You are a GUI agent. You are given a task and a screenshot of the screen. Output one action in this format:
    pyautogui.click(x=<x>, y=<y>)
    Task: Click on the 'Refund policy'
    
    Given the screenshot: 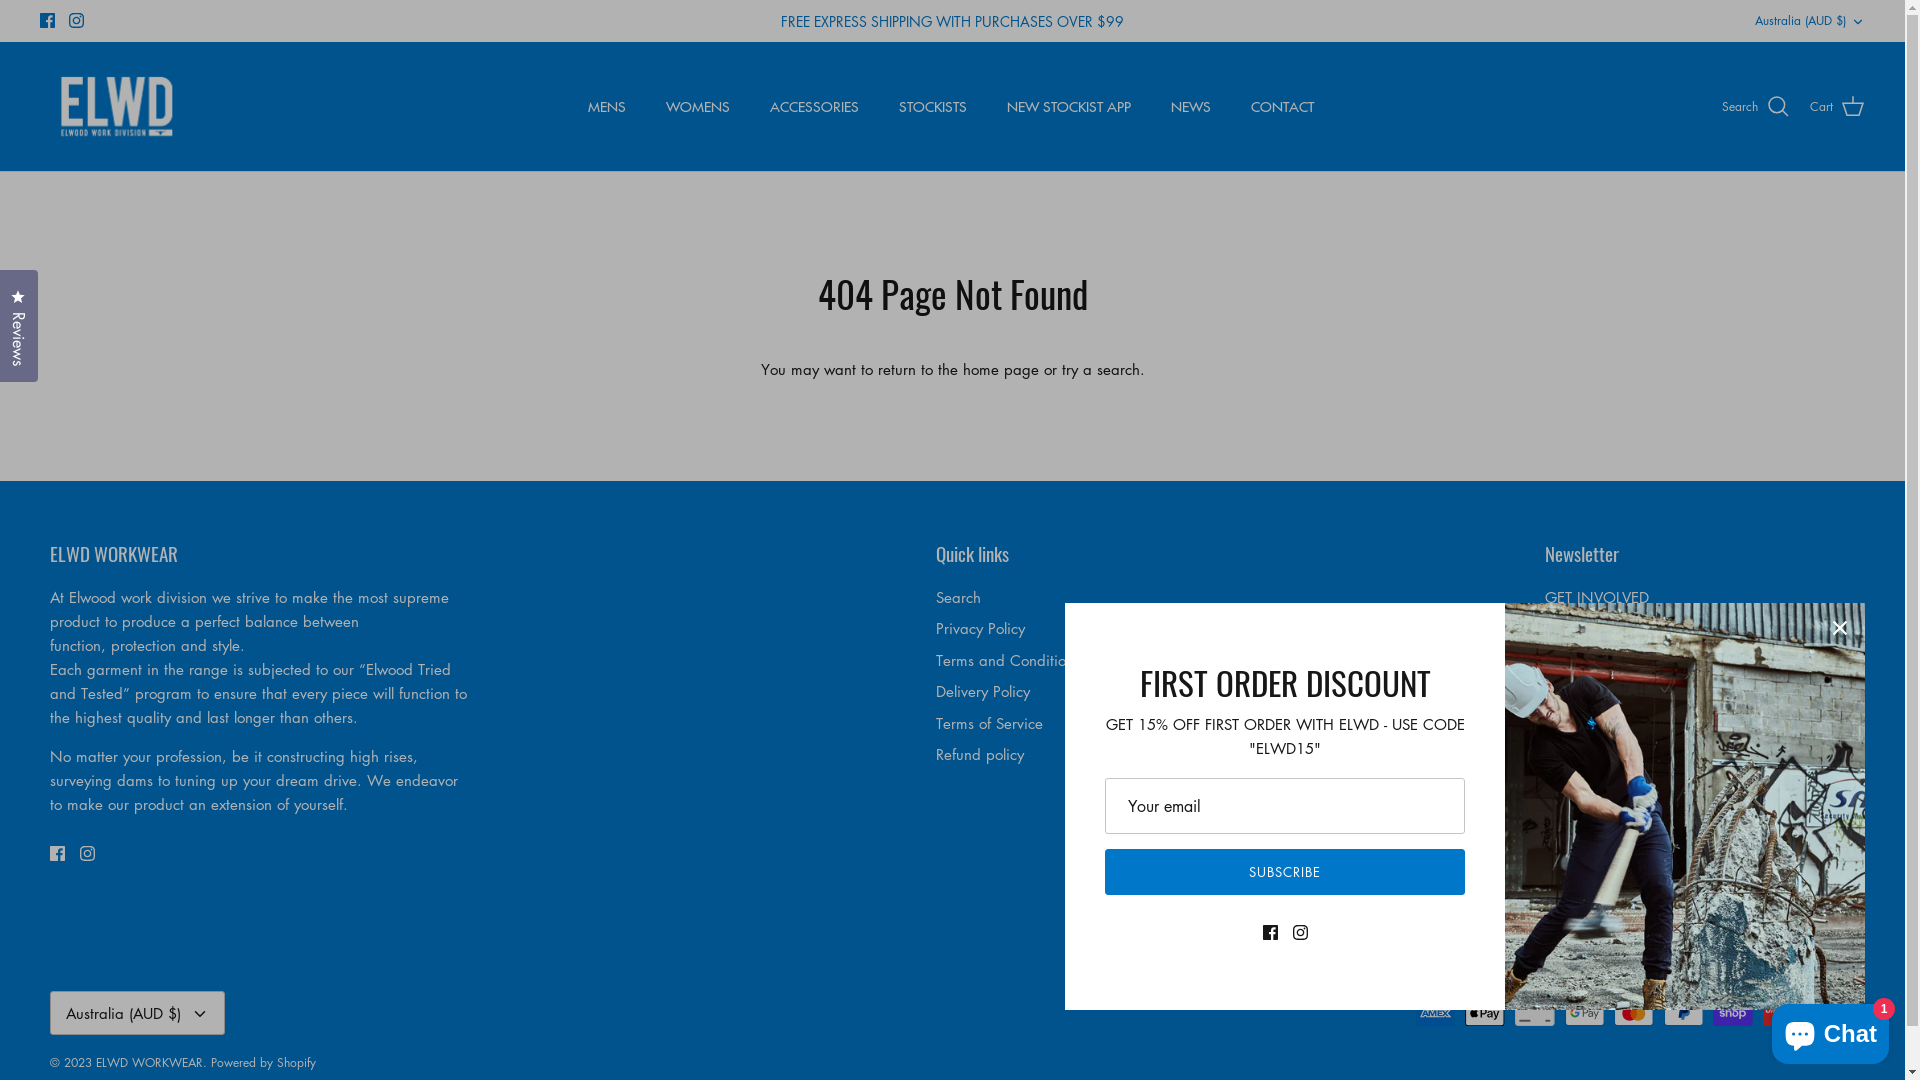 What is the action you would take?
    pyautogui.click(x=935, y=753)
    